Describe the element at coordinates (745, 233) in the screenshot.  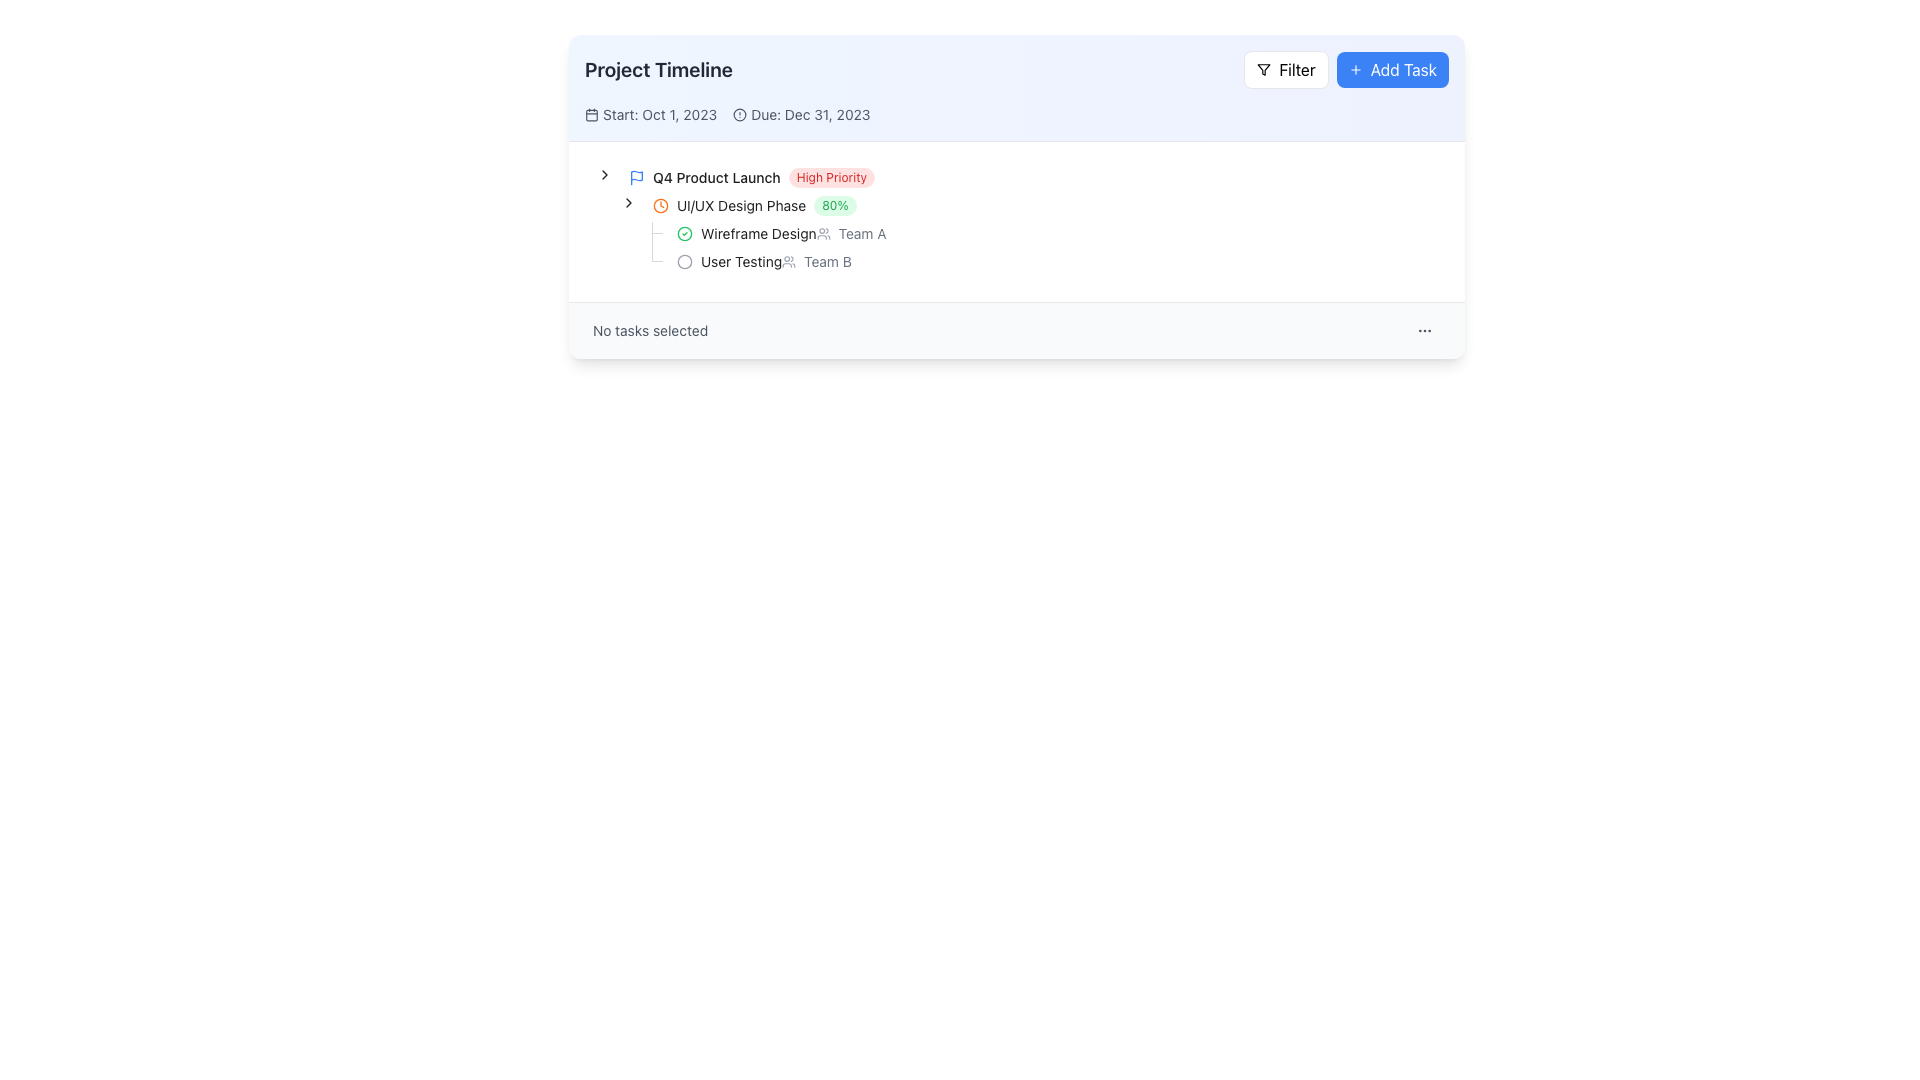
I see `the 'Wireframe Design' label with a green checkmark icon, which is the first sub-item under the 'UI/UX Design Phase' heading` at that location.